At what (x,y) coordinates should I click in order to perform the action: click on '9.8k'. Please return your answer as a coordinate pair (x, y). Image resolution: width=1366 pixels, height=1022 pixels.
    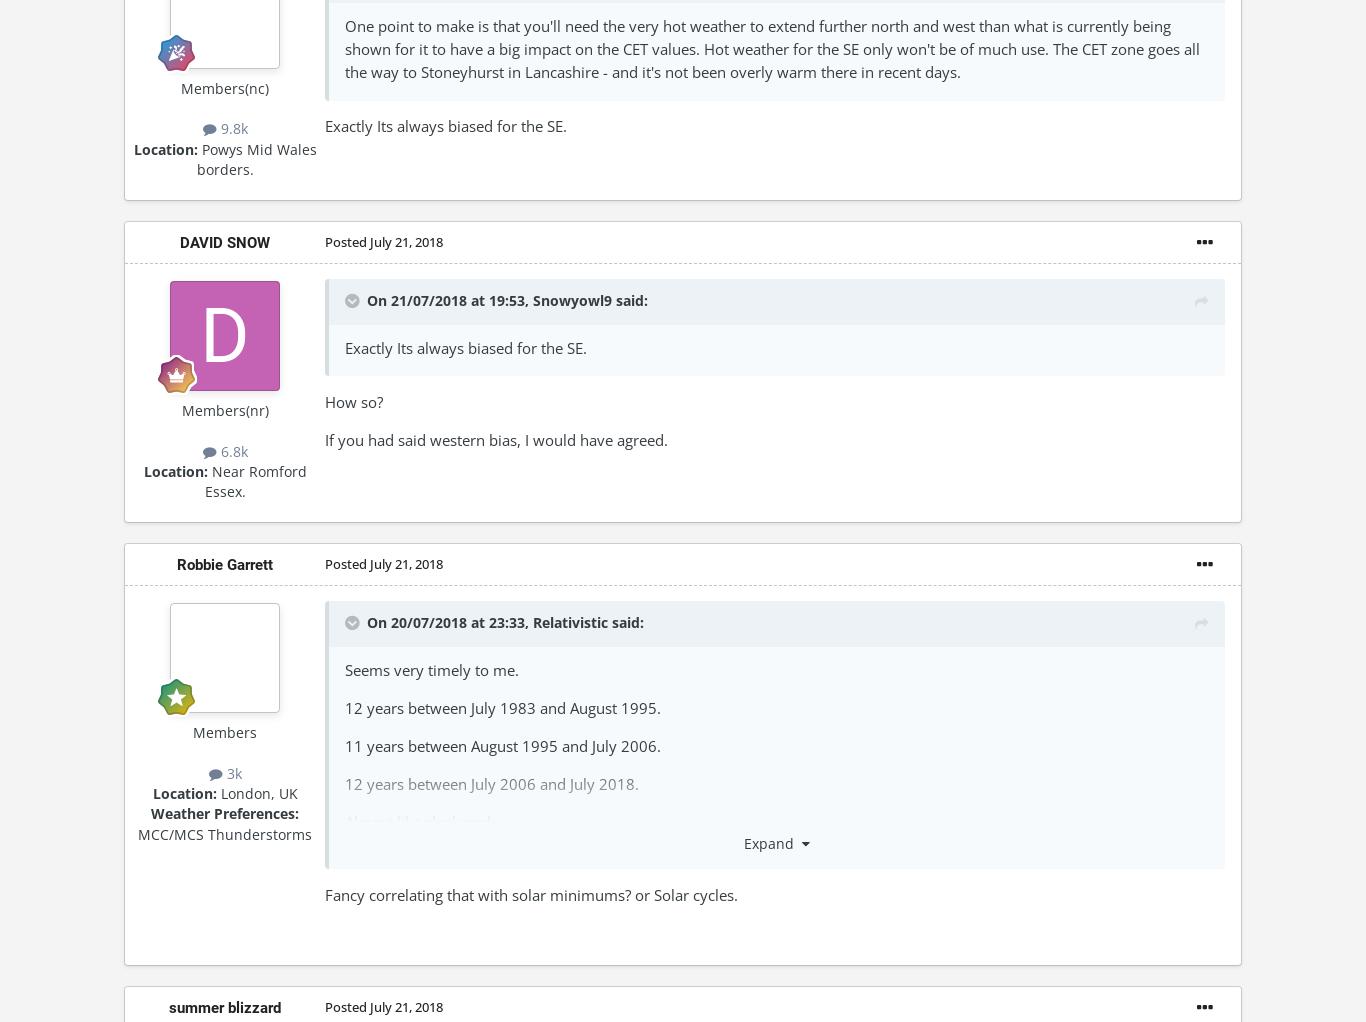
    Looking at the image, I should click on (231, 128).